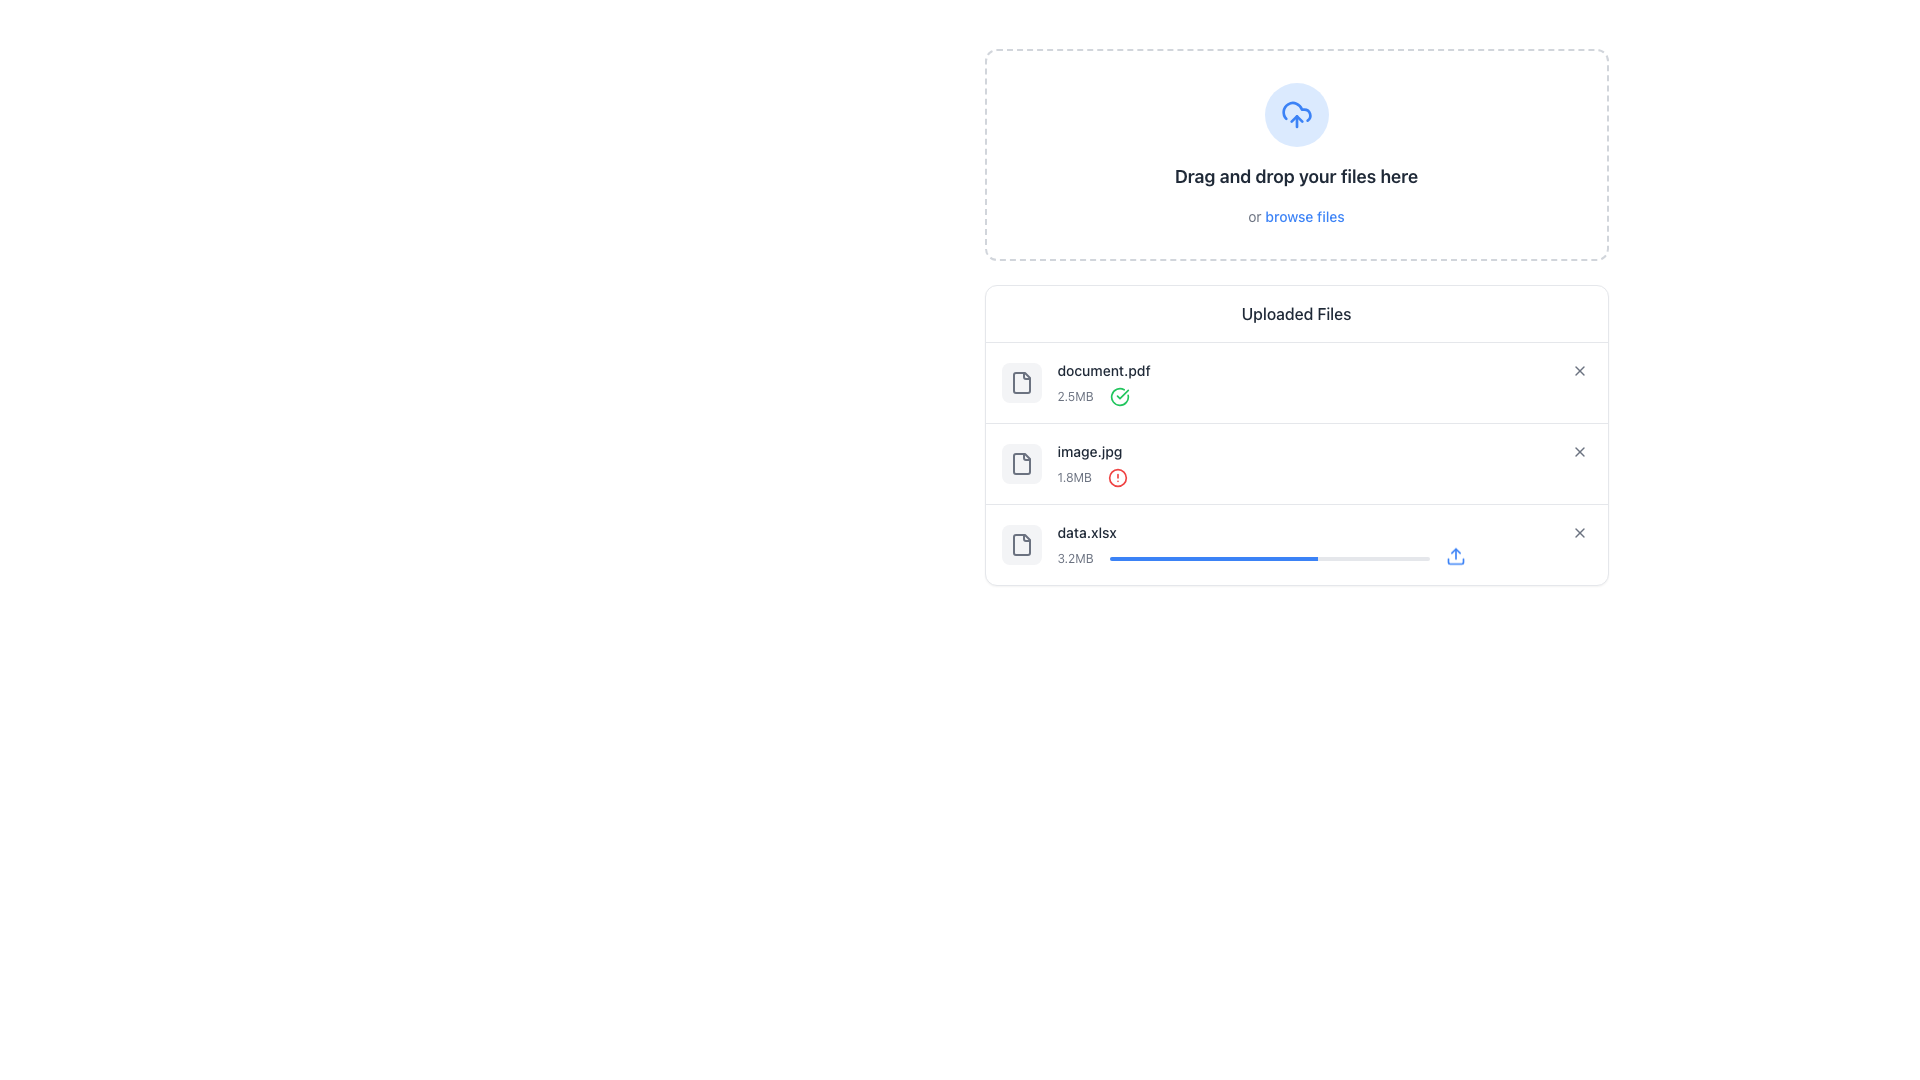 Image resolution: width=1920 pixels, height=1080 pixels. What do you see at coordinates (1578, 370) in the screenshot?
I see `the 'X' icon button on the right edge of the file entry row for 'document.pdf'` at bounding box center [1578, 370].